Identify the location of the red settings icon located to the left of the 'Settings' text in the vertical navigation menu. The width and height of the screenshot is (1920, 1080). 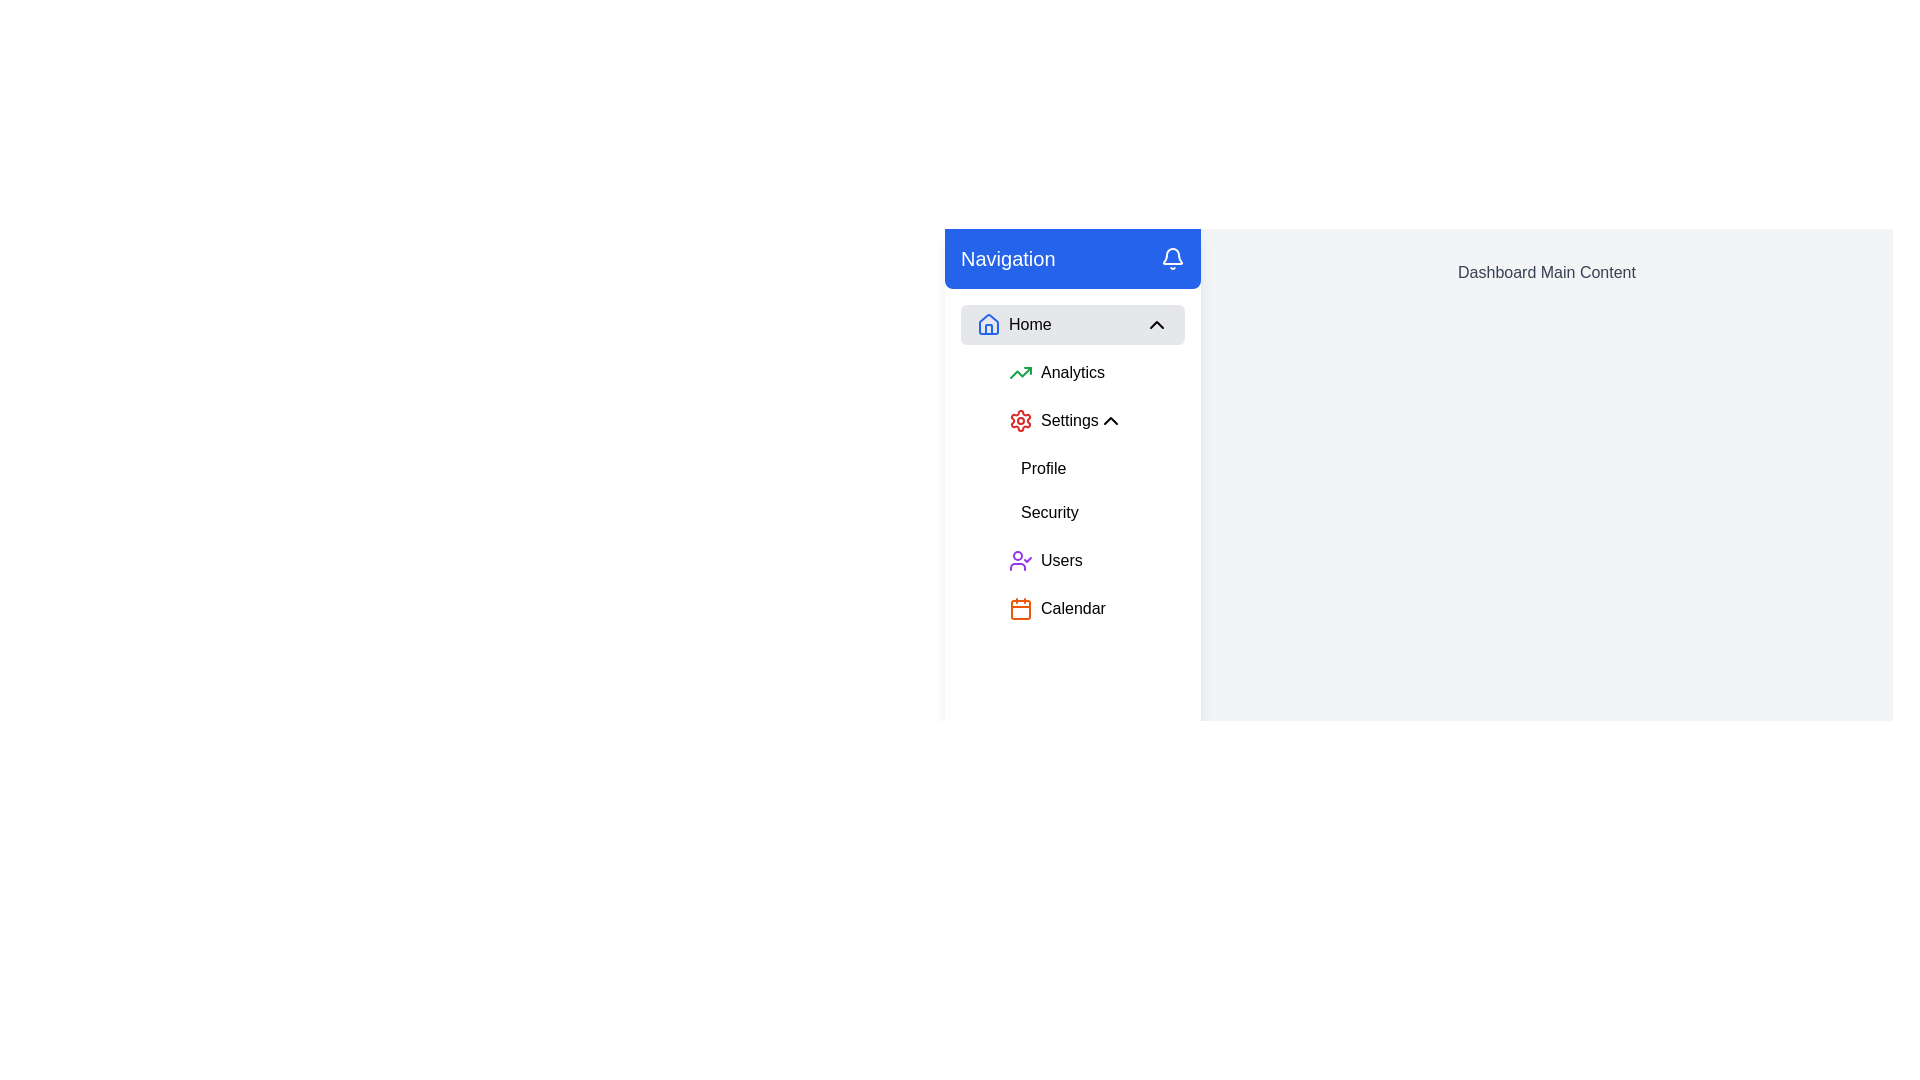
(1021, 419).